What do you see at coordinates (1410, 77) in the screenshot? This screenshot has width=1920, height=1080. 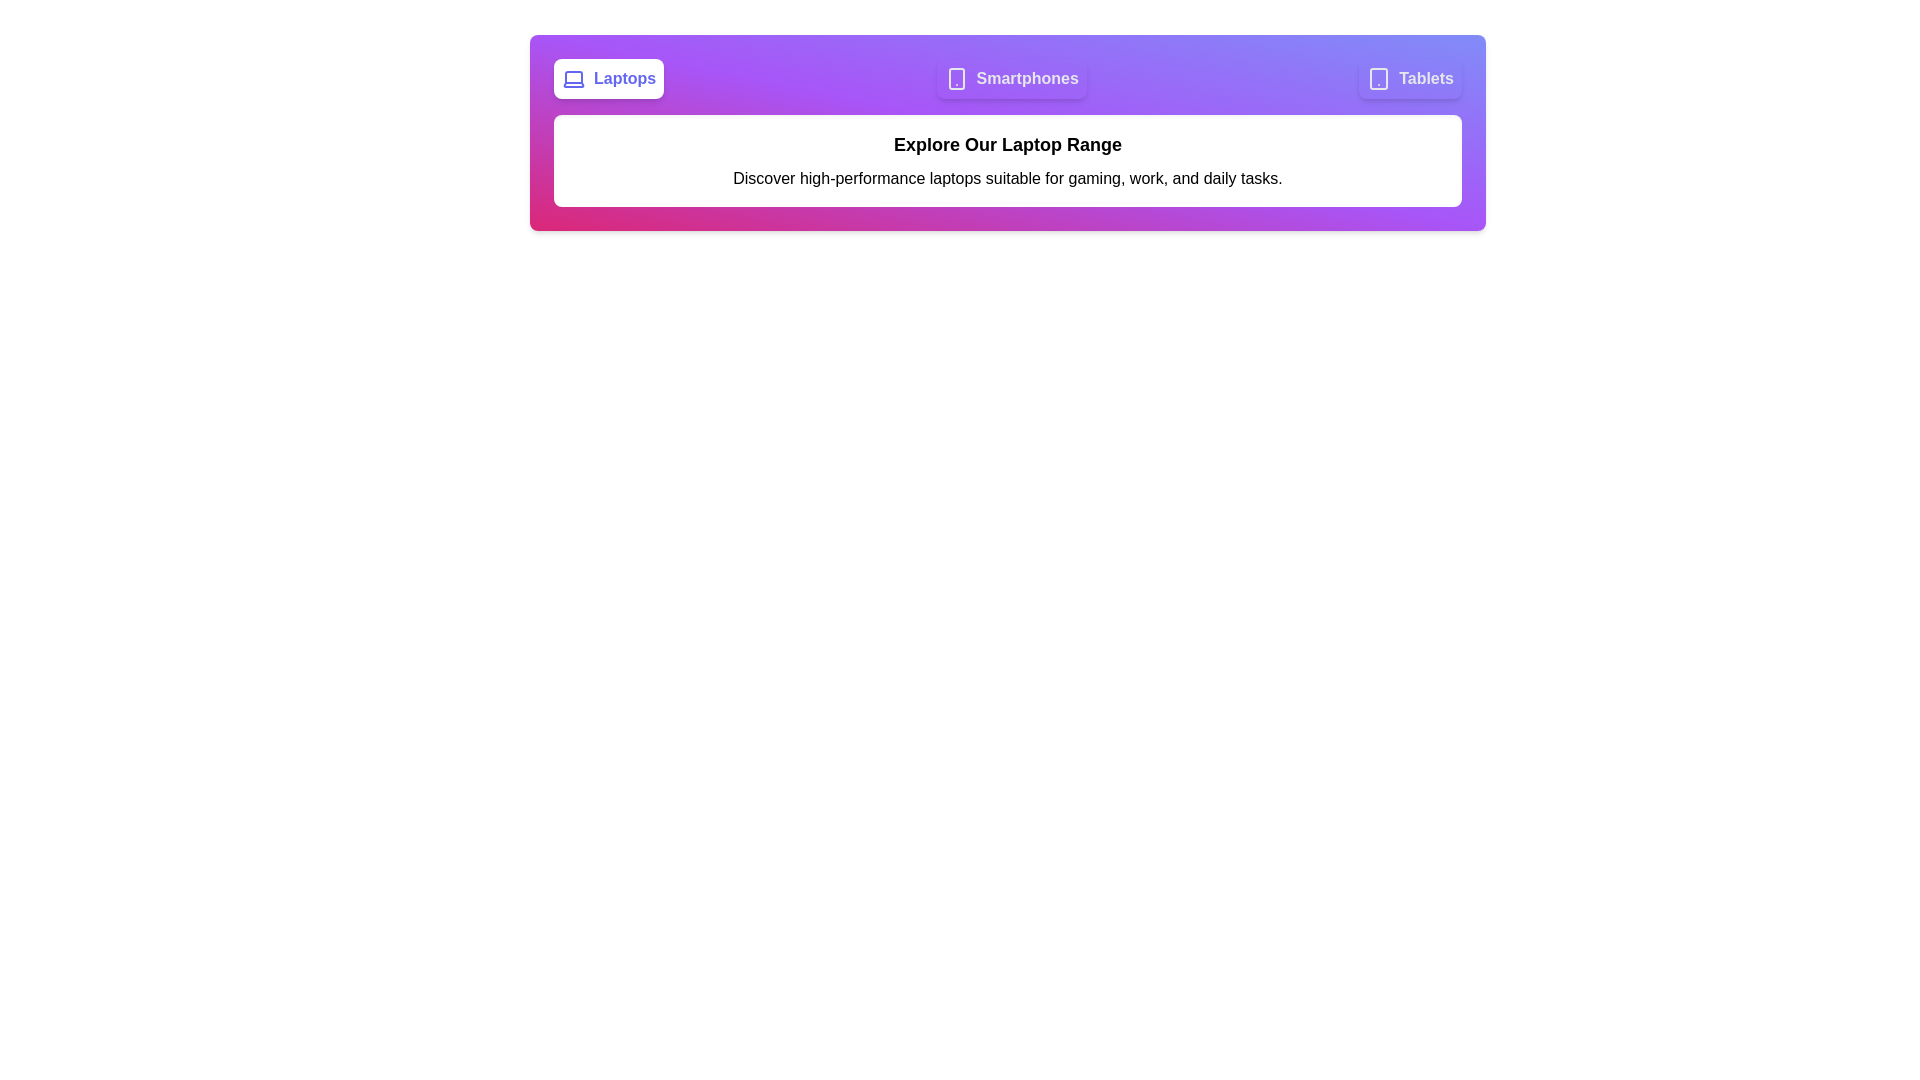 I see `the tab corresponding to Tablets` at bounding box center [1410, 77].